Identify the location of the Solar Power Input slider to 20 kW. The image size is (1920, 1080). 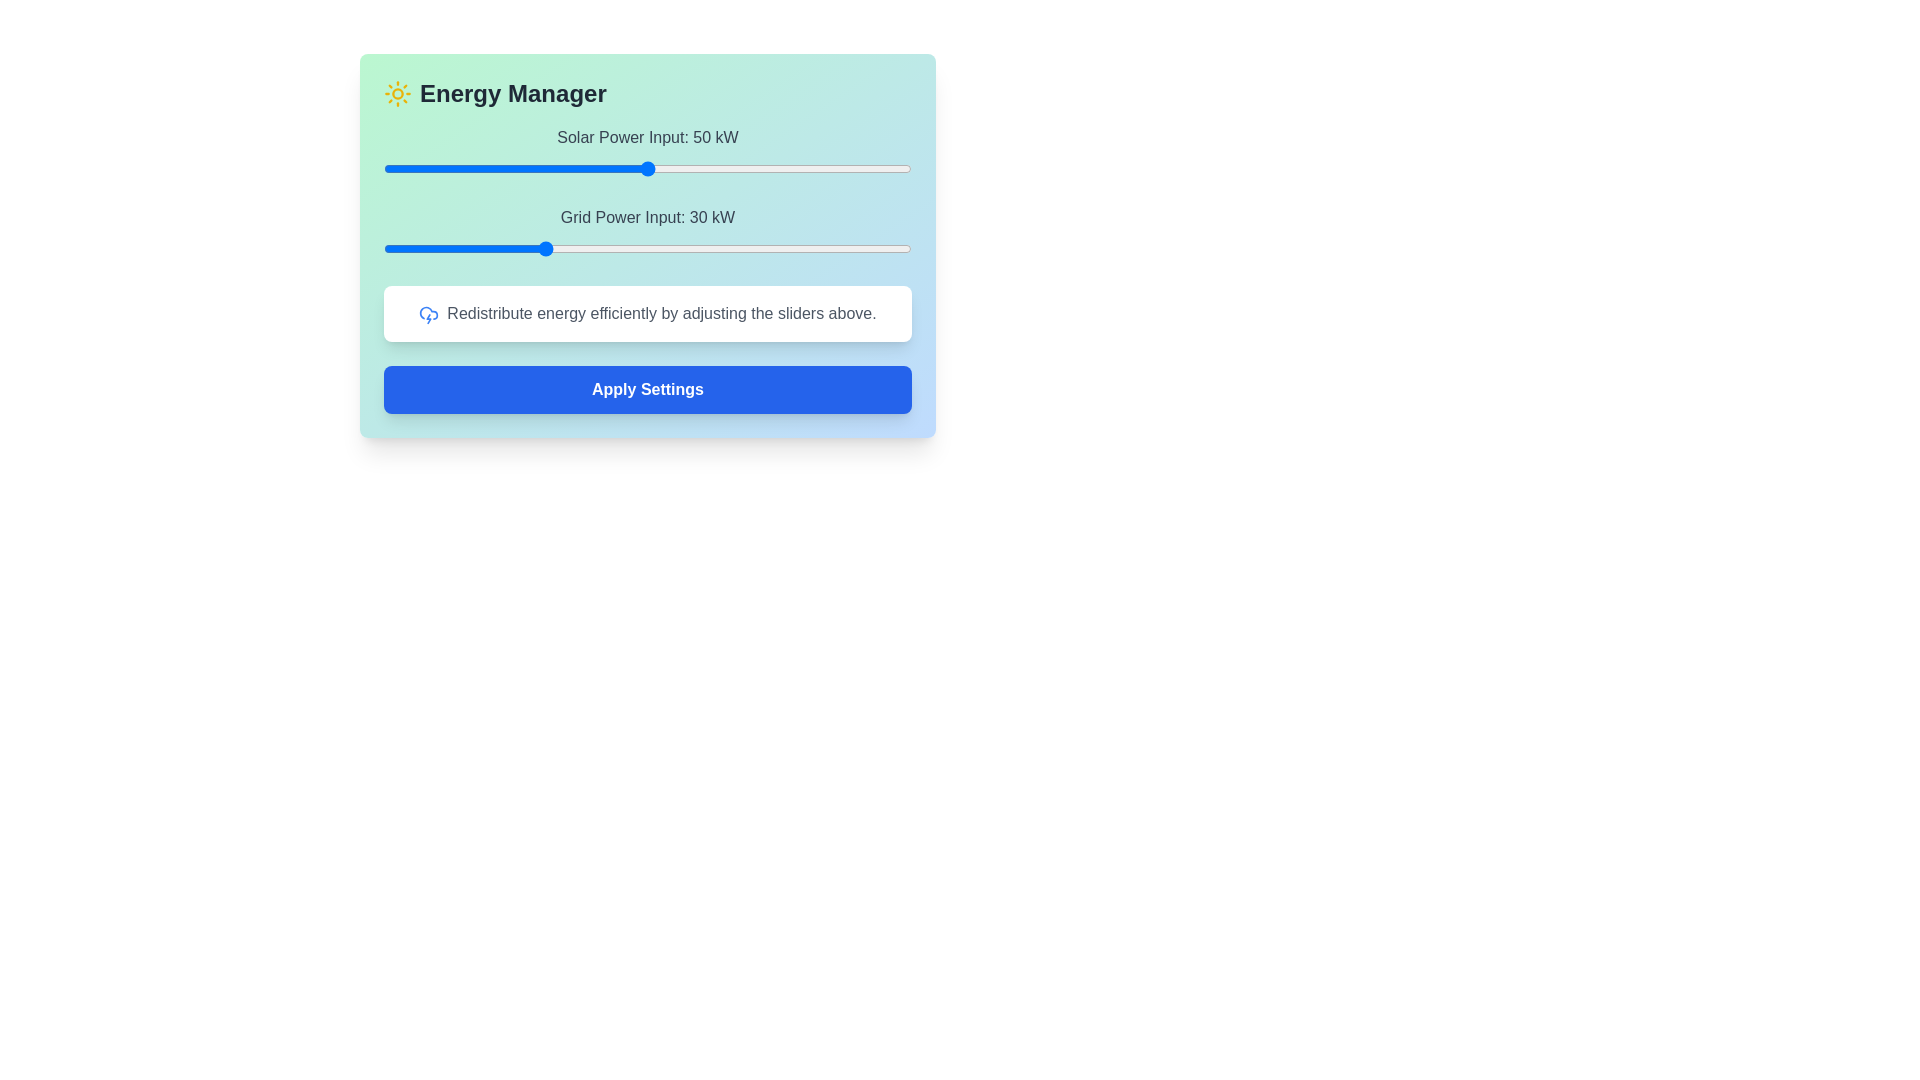
(489, 168).